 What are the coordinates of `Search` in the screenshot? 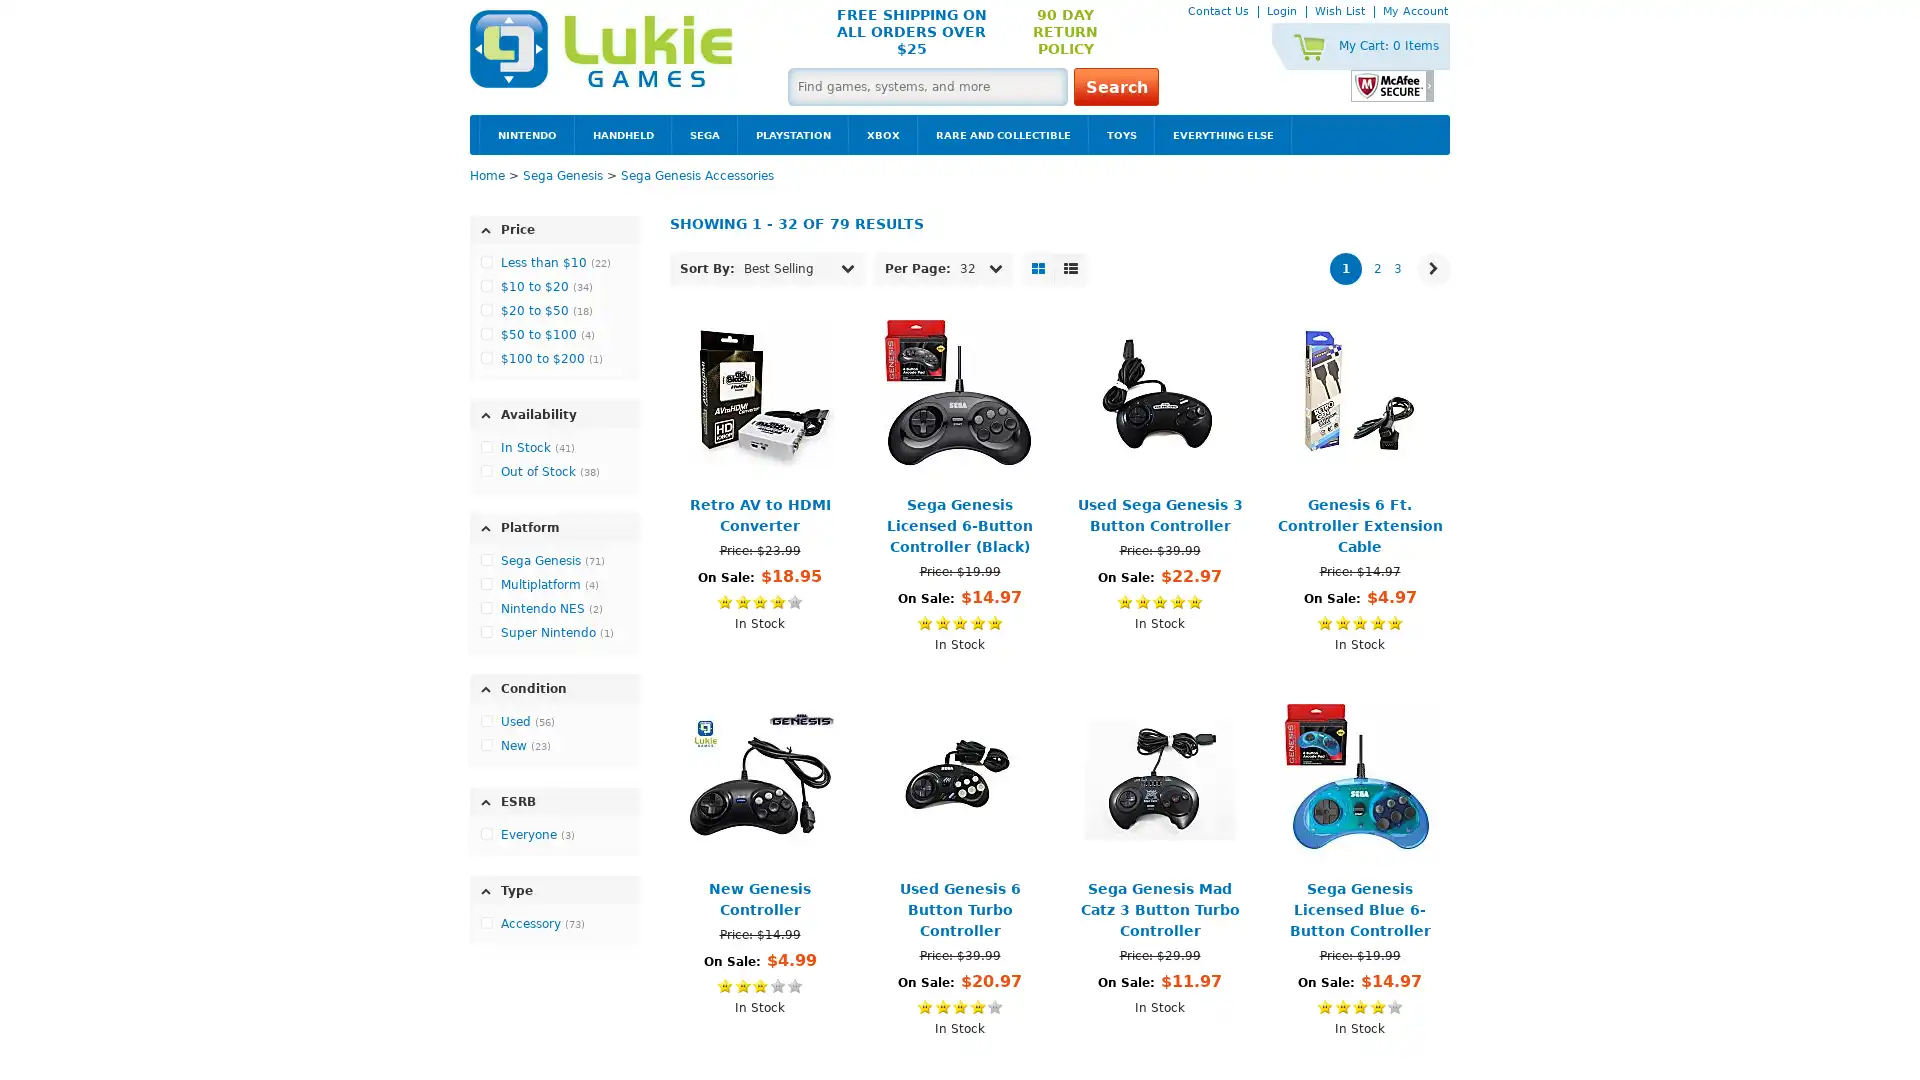 It's located at (1115, 86).